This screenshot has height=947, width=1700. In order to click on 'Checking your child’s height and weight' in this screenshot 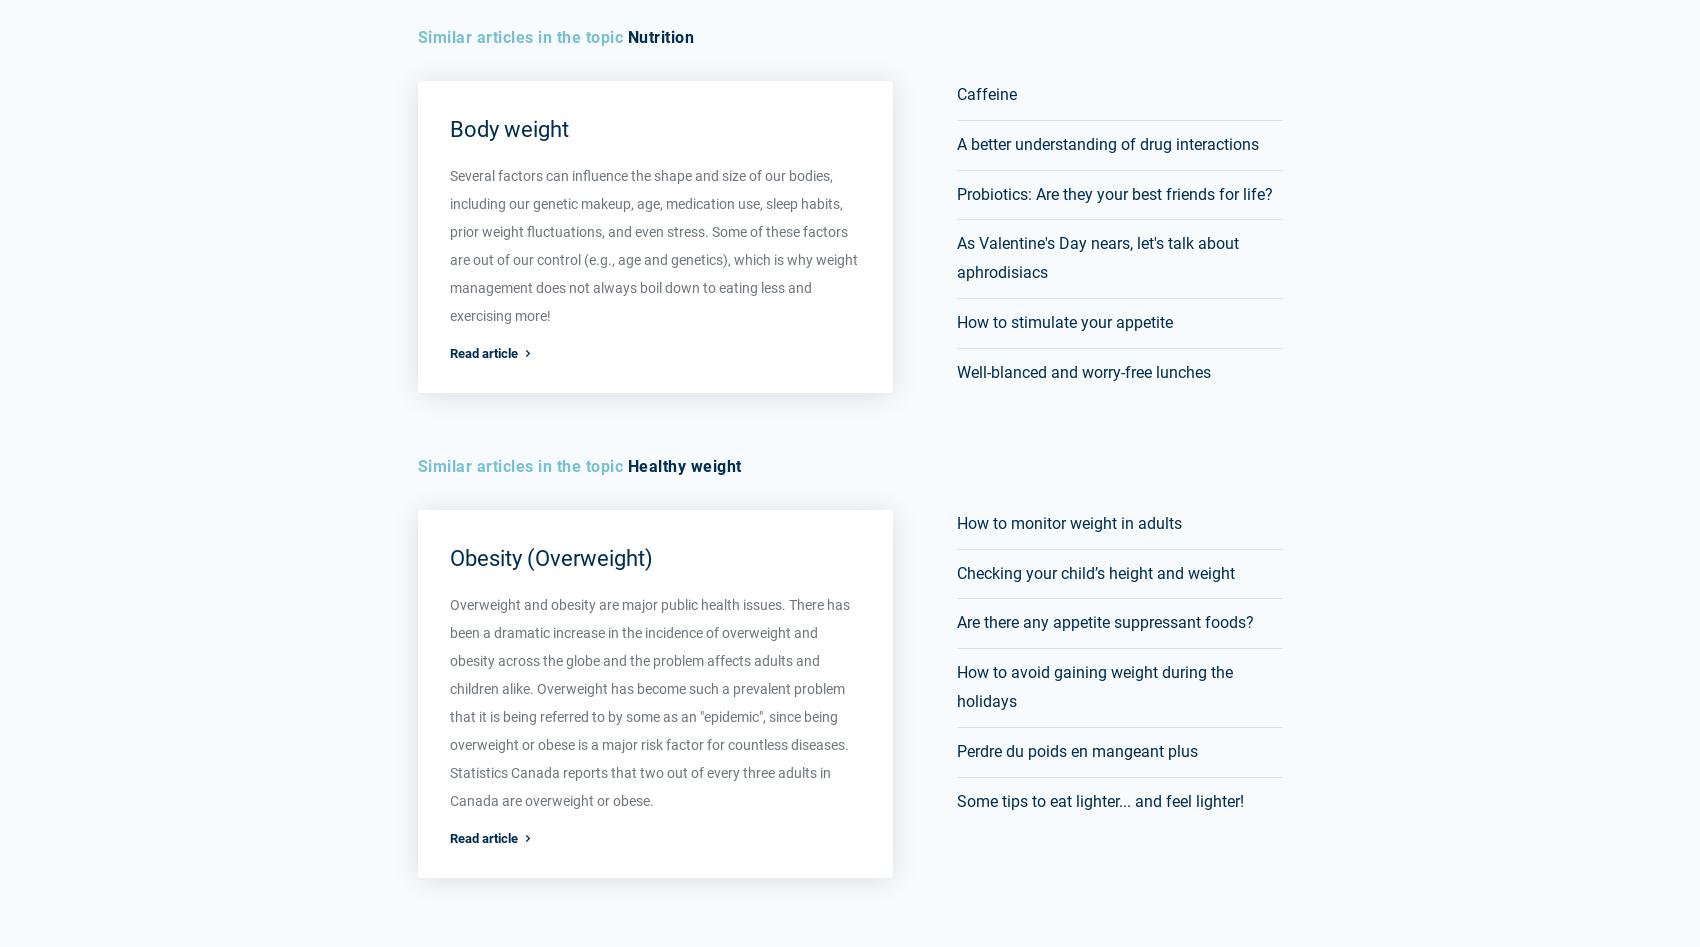, I will do `click(1094, 572)`.